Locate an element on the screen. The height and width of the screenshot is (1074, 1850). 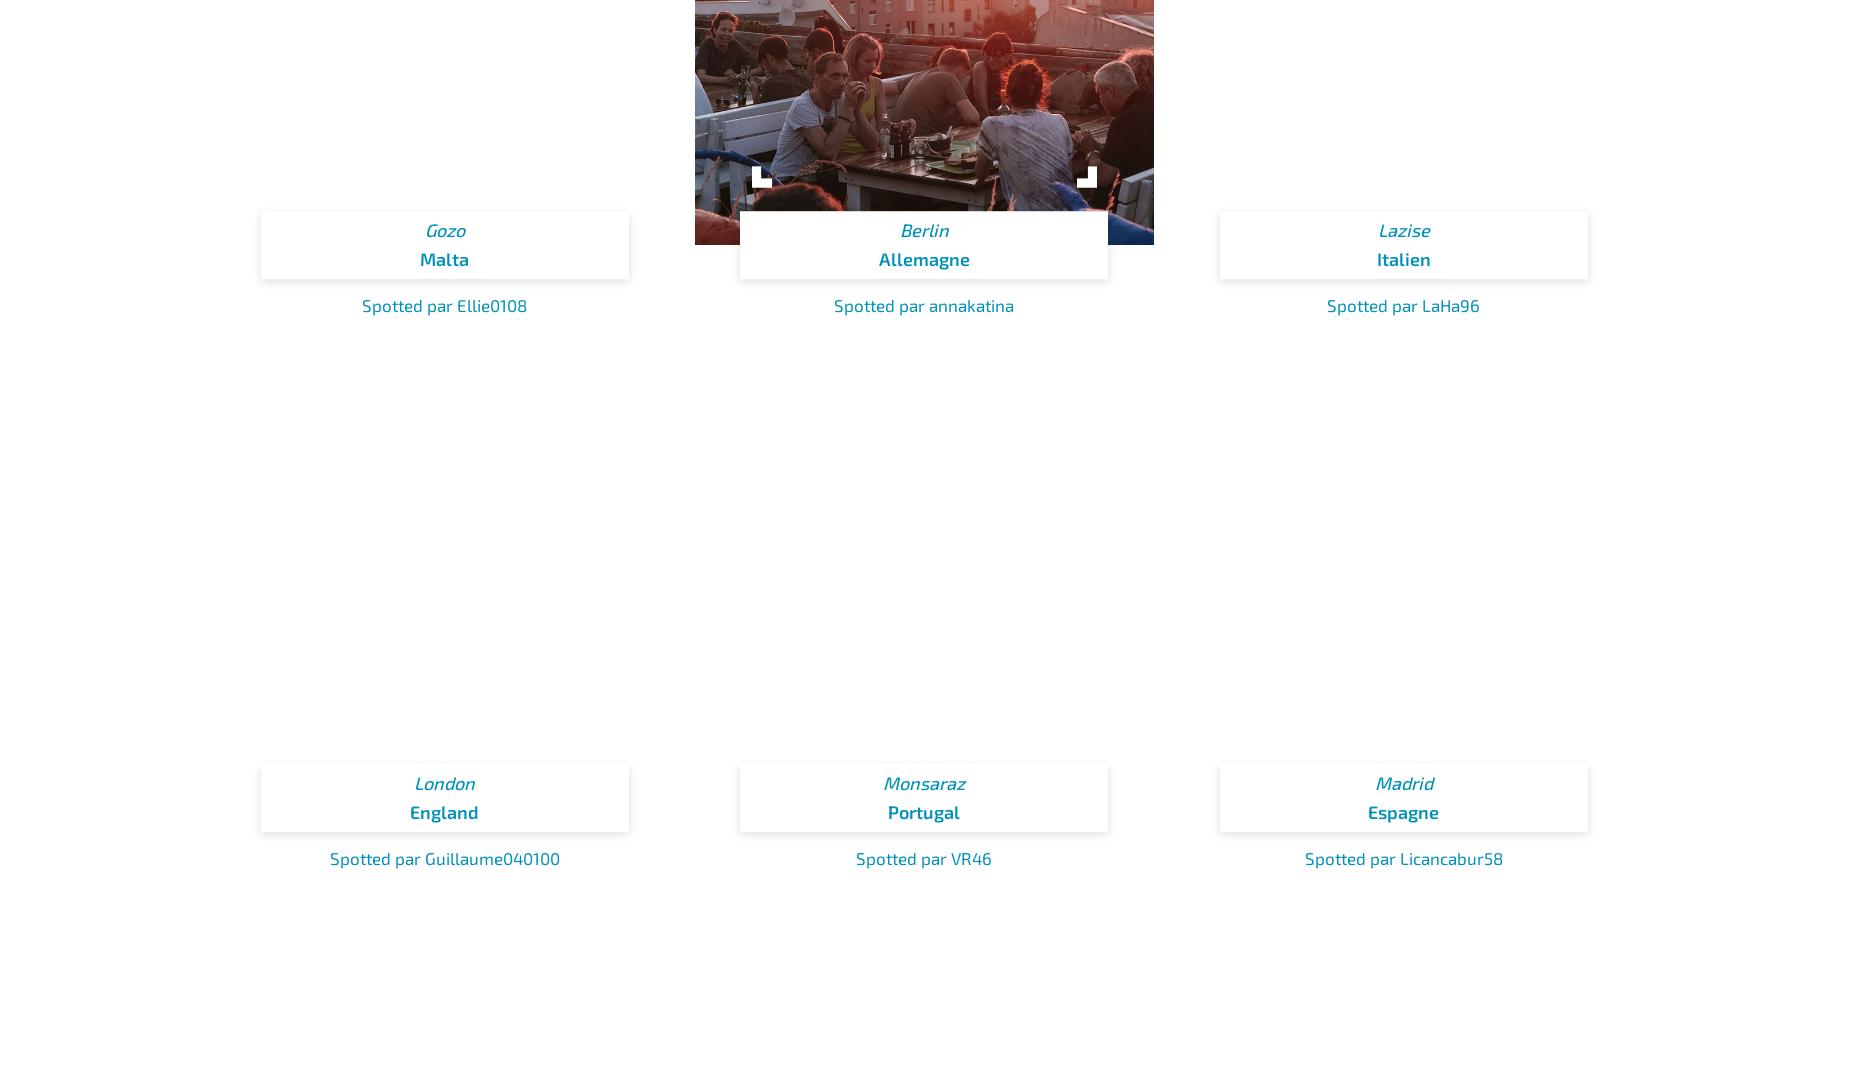
'England' is located at coordinates (443, 810).